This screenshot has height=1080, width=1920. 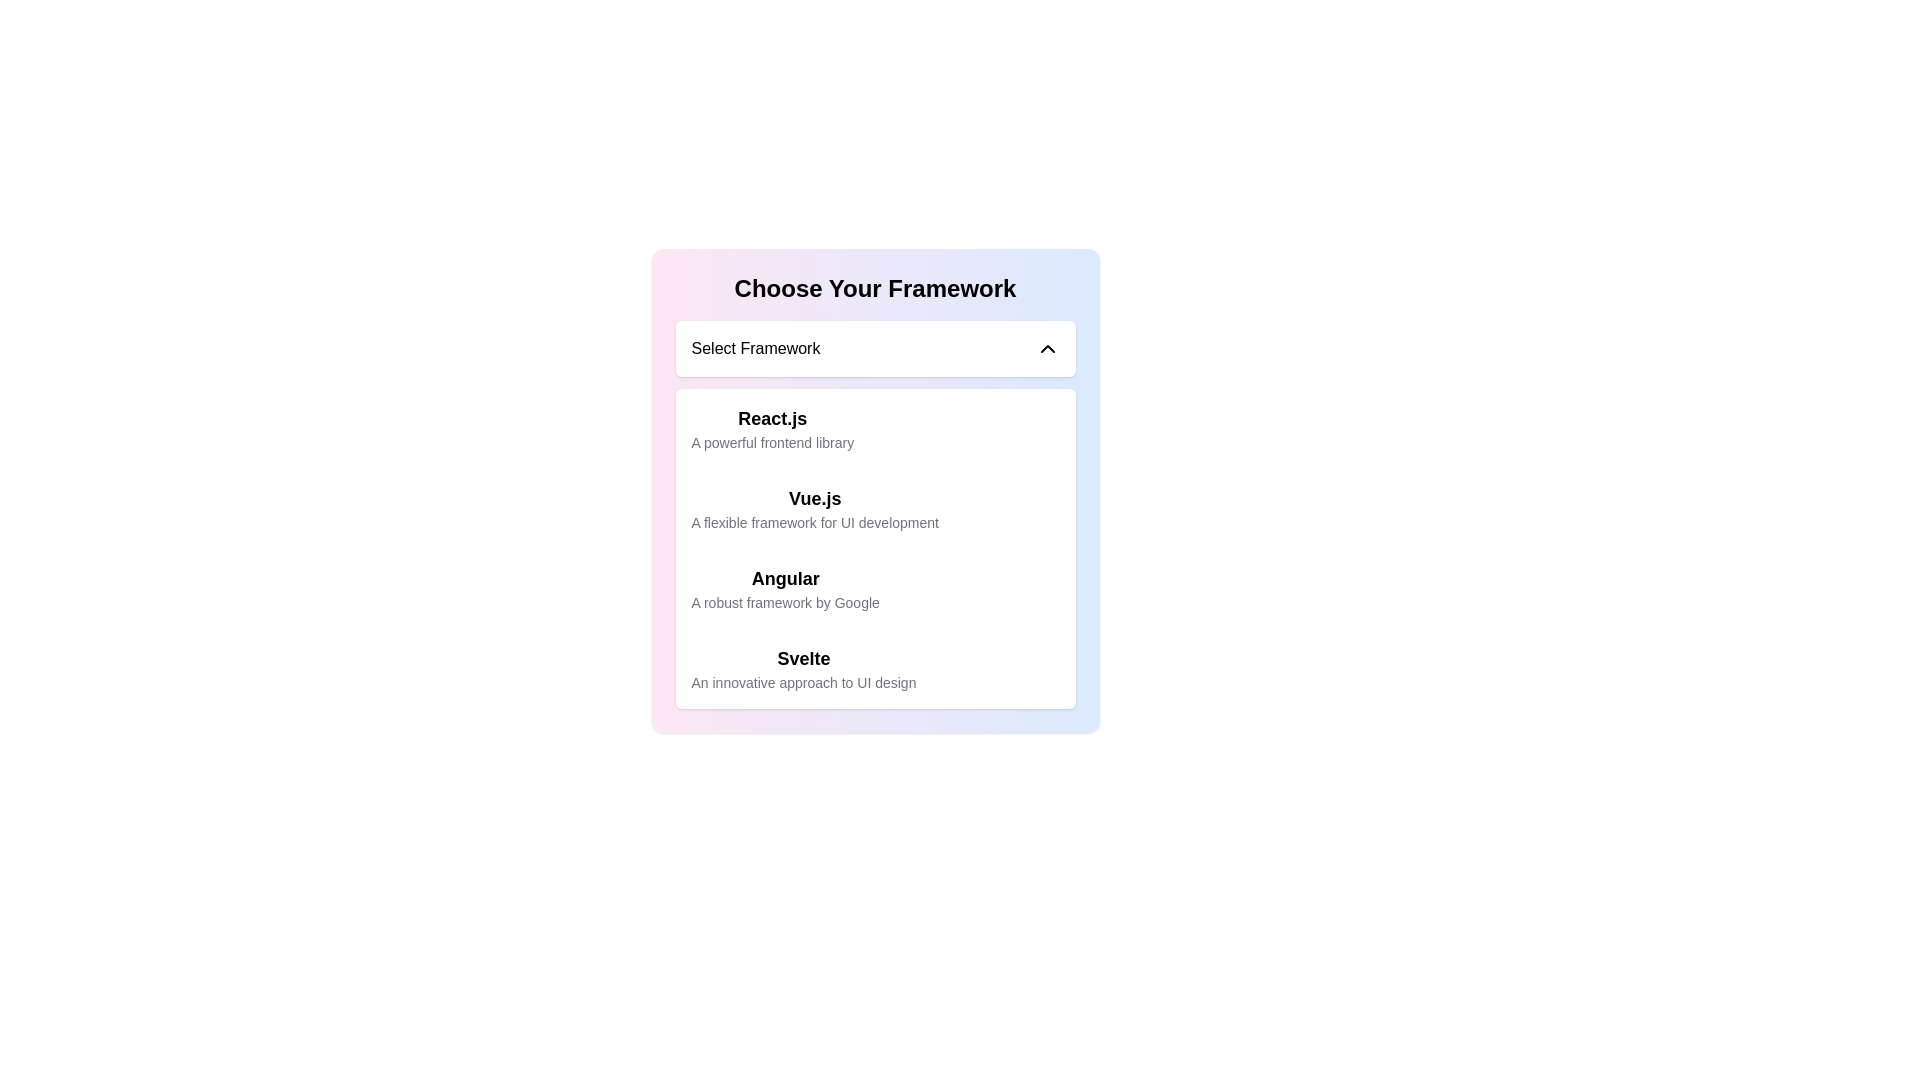 I want to click on the list item displaying 'Svelte' with a bold font and a description 'An innovative approach to UI design', so click(x=875, y=668).